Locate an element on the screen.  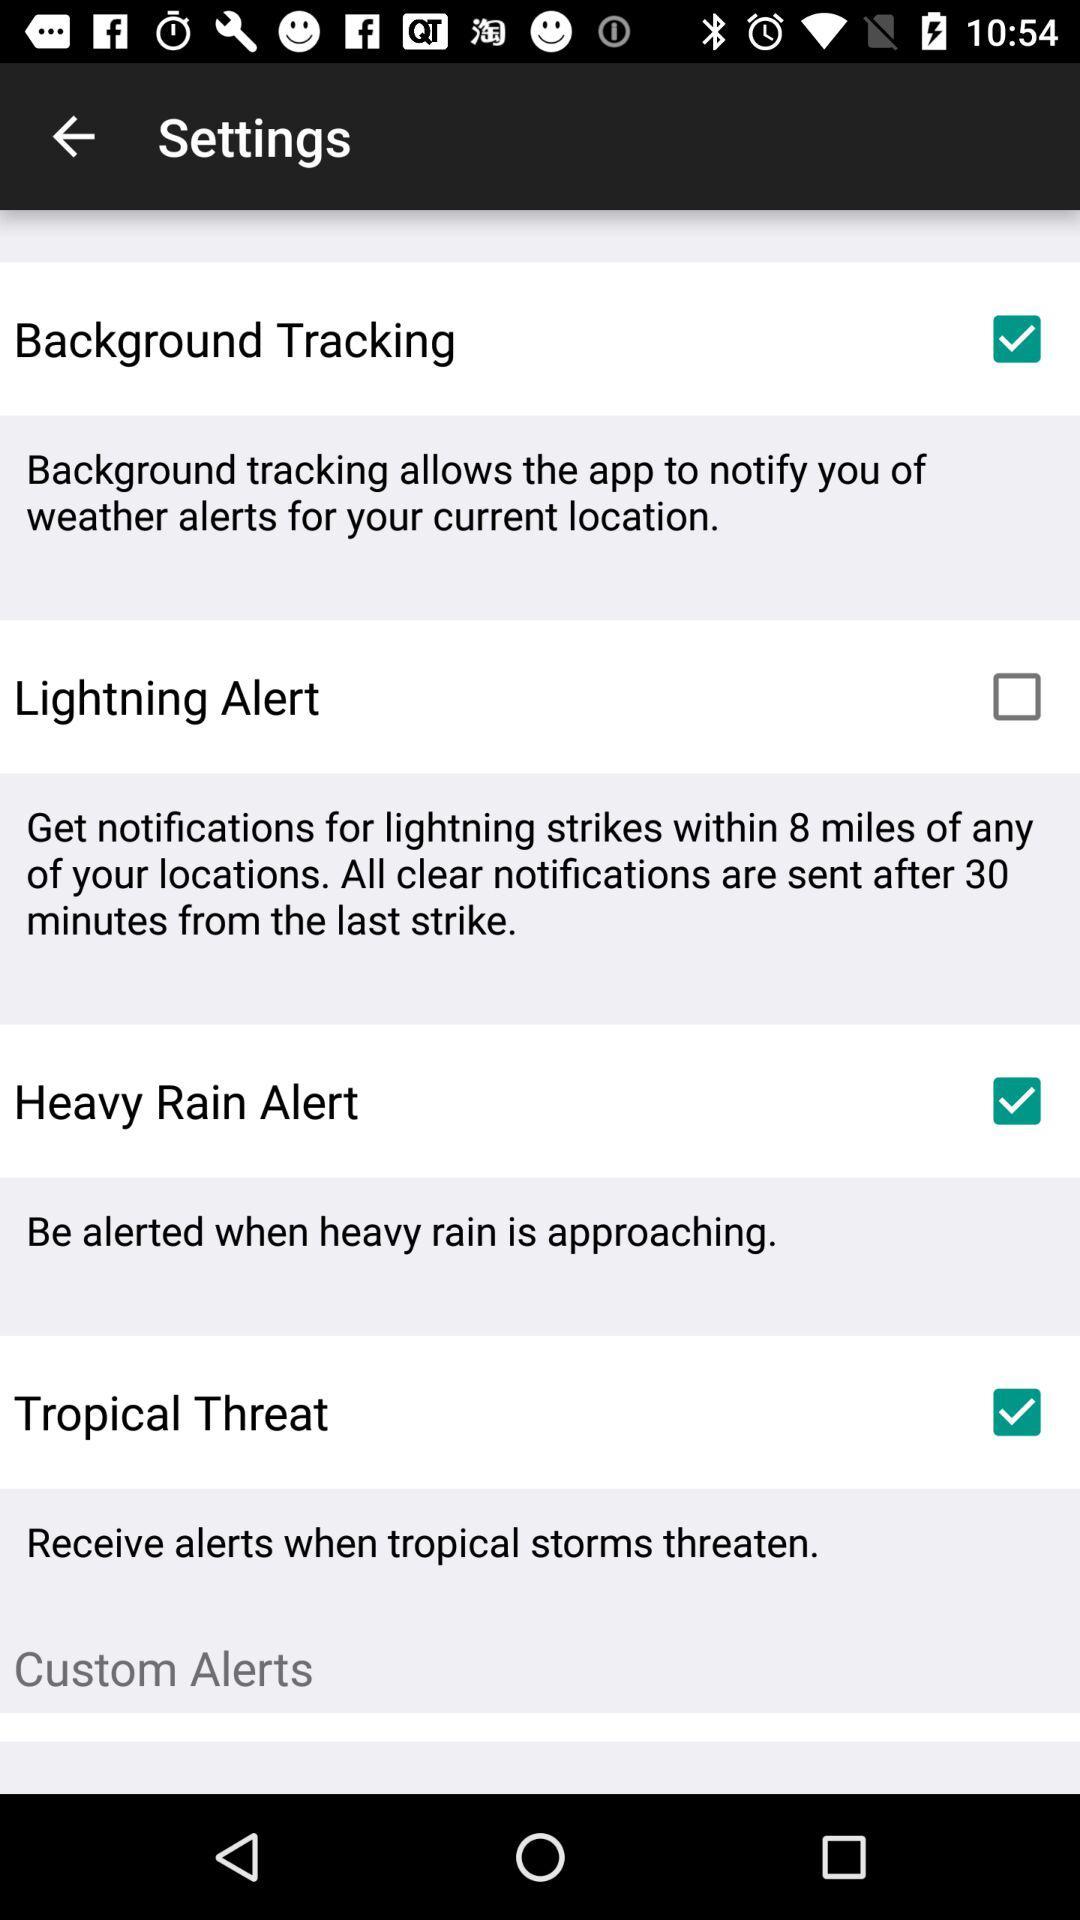
the item above get notifications for item is located at coordinates (1017, 696).